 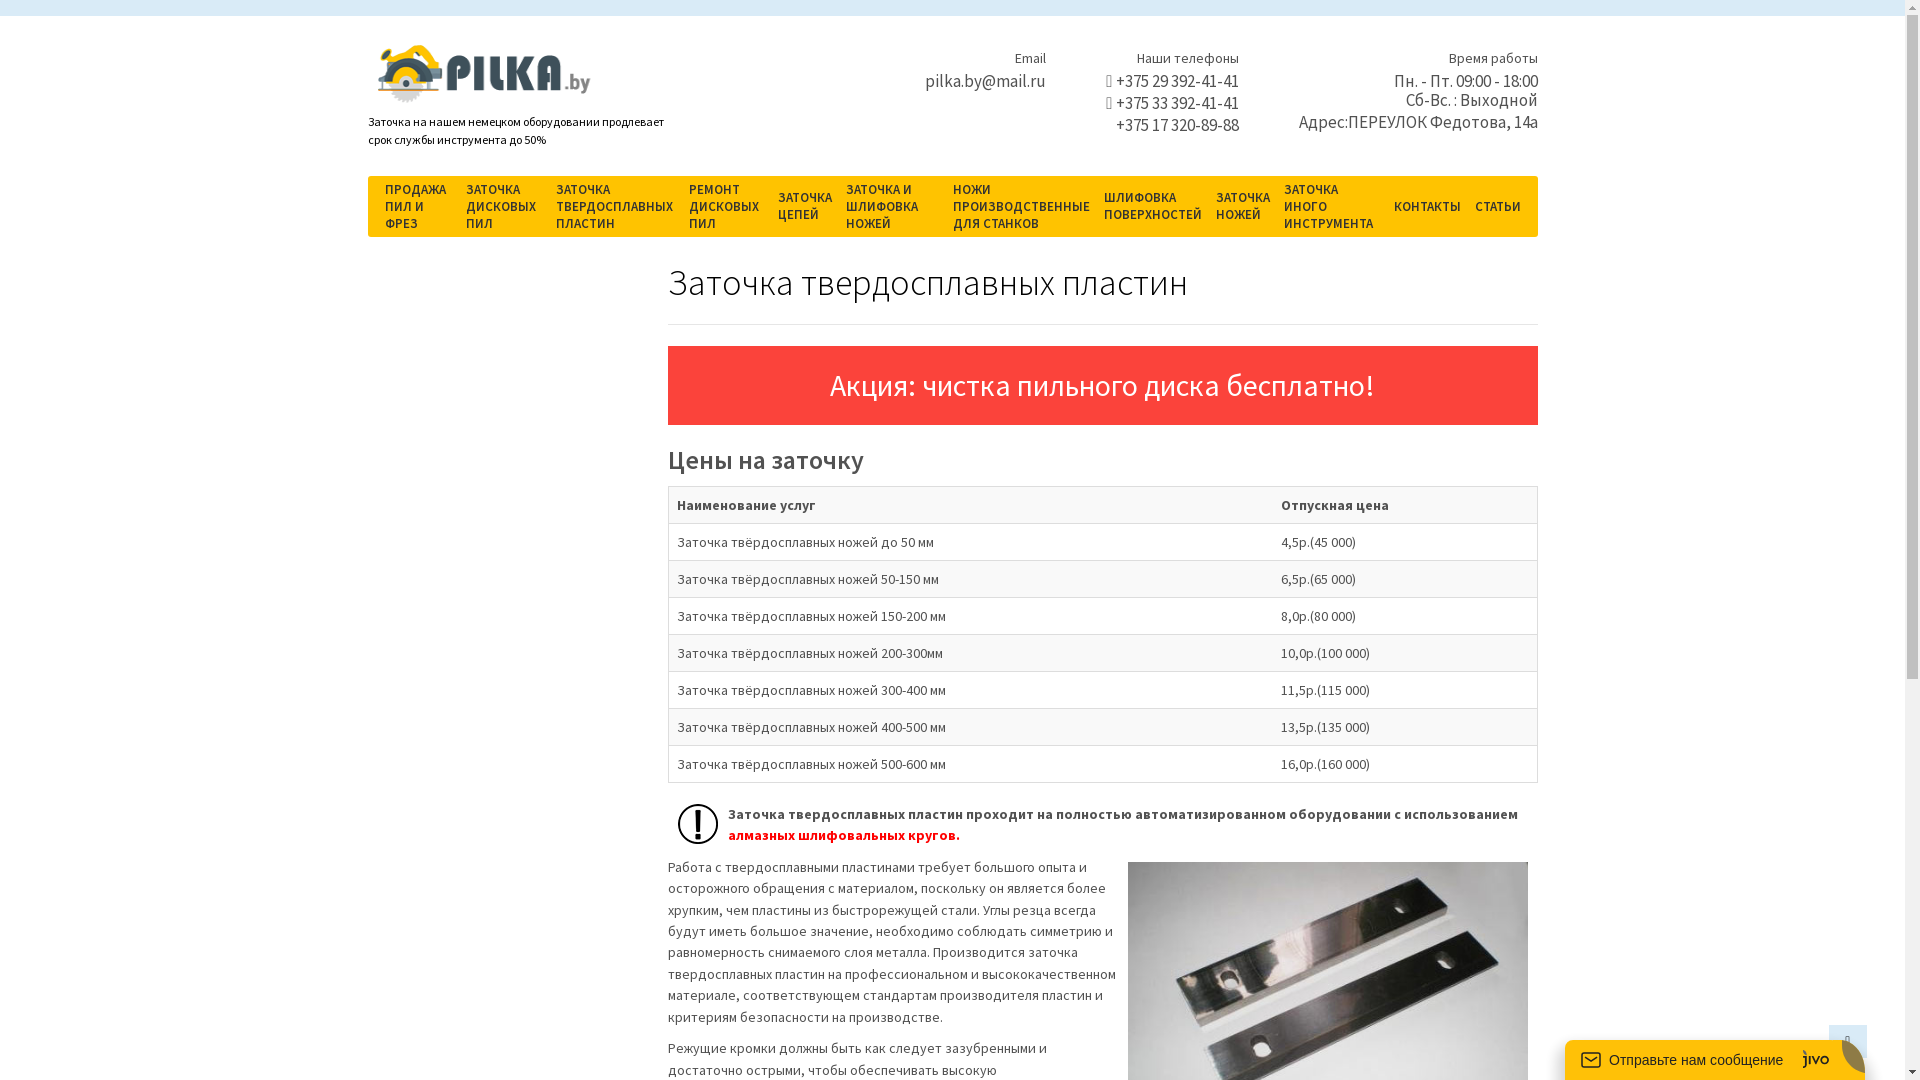 What do you see at coordinates (1171, 125) in the screenshot?
I see `'+375 17 320-89-88'` at bounding box center [1171, 125].